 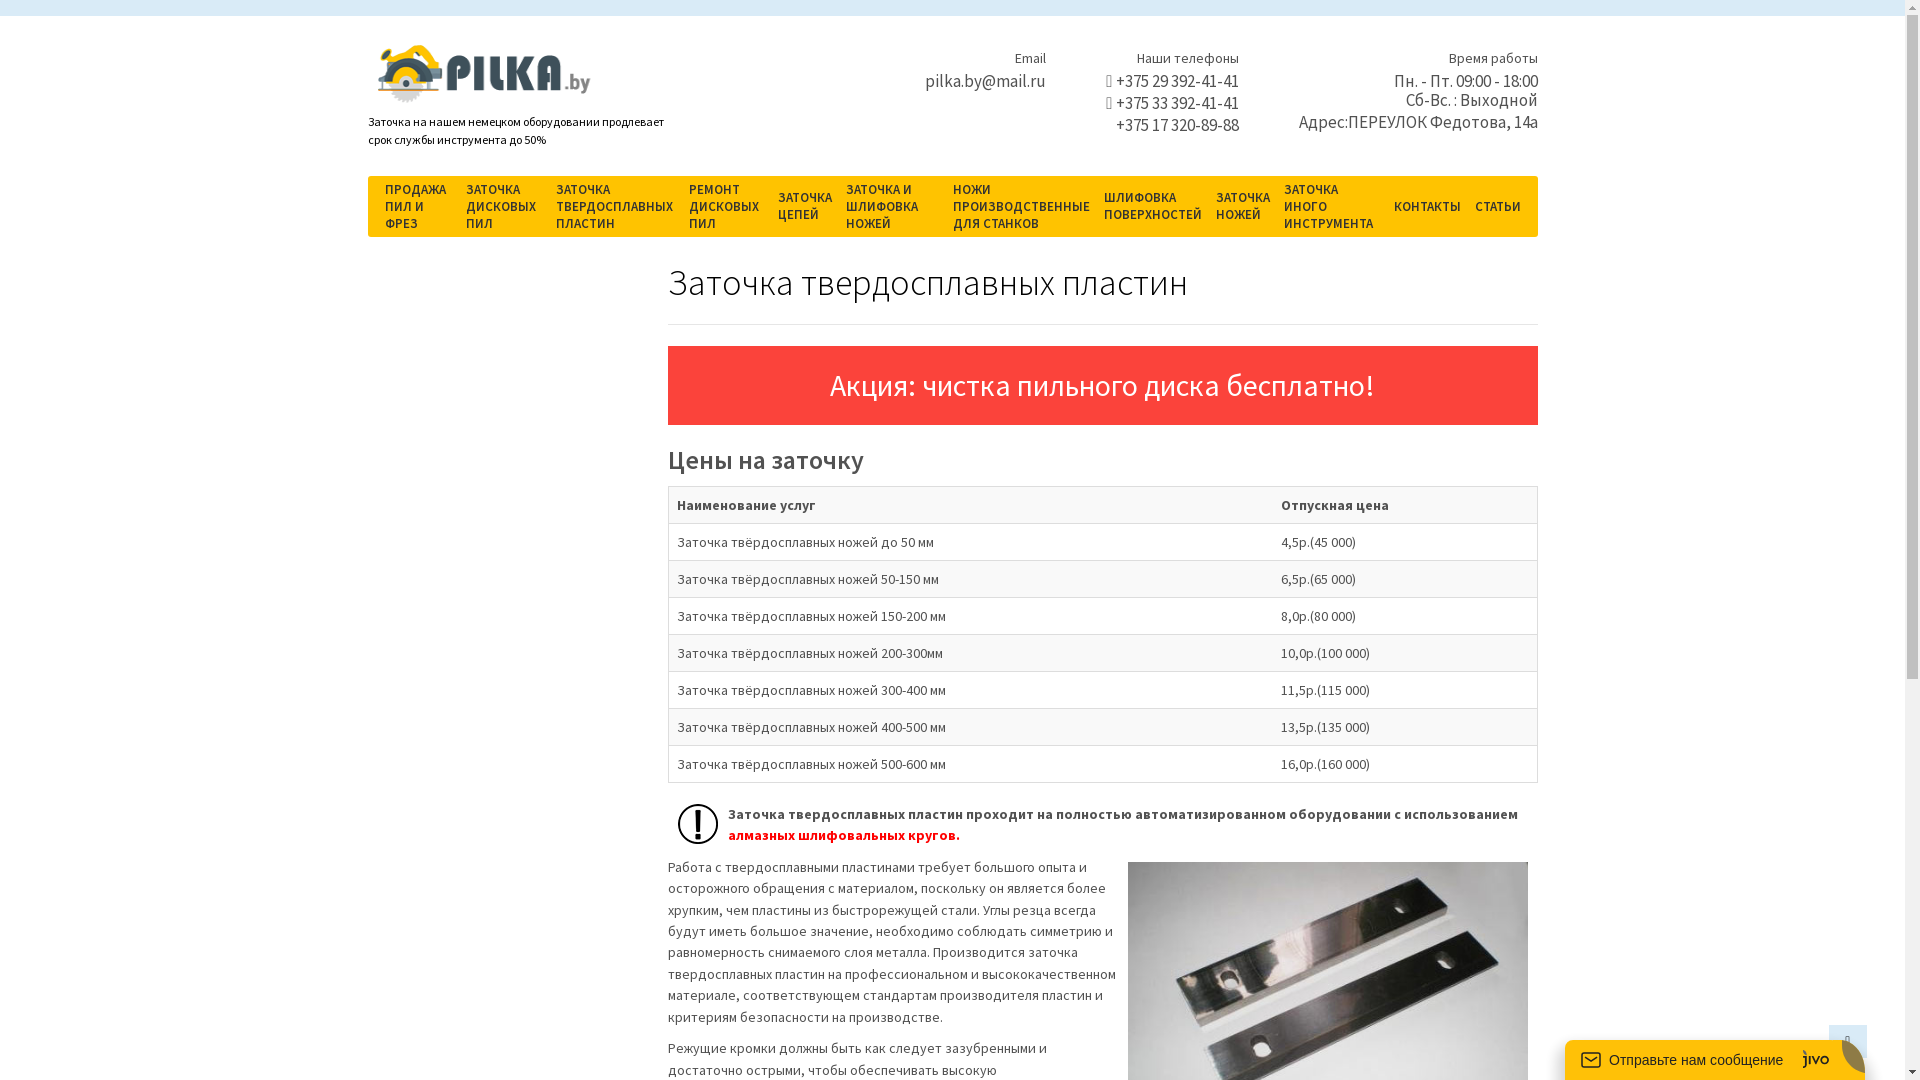 What do you see at coordinates (1171, 125) in the screenshot?
I see `'+375 17 320-89-88'` at bounding box center [1171, 125].